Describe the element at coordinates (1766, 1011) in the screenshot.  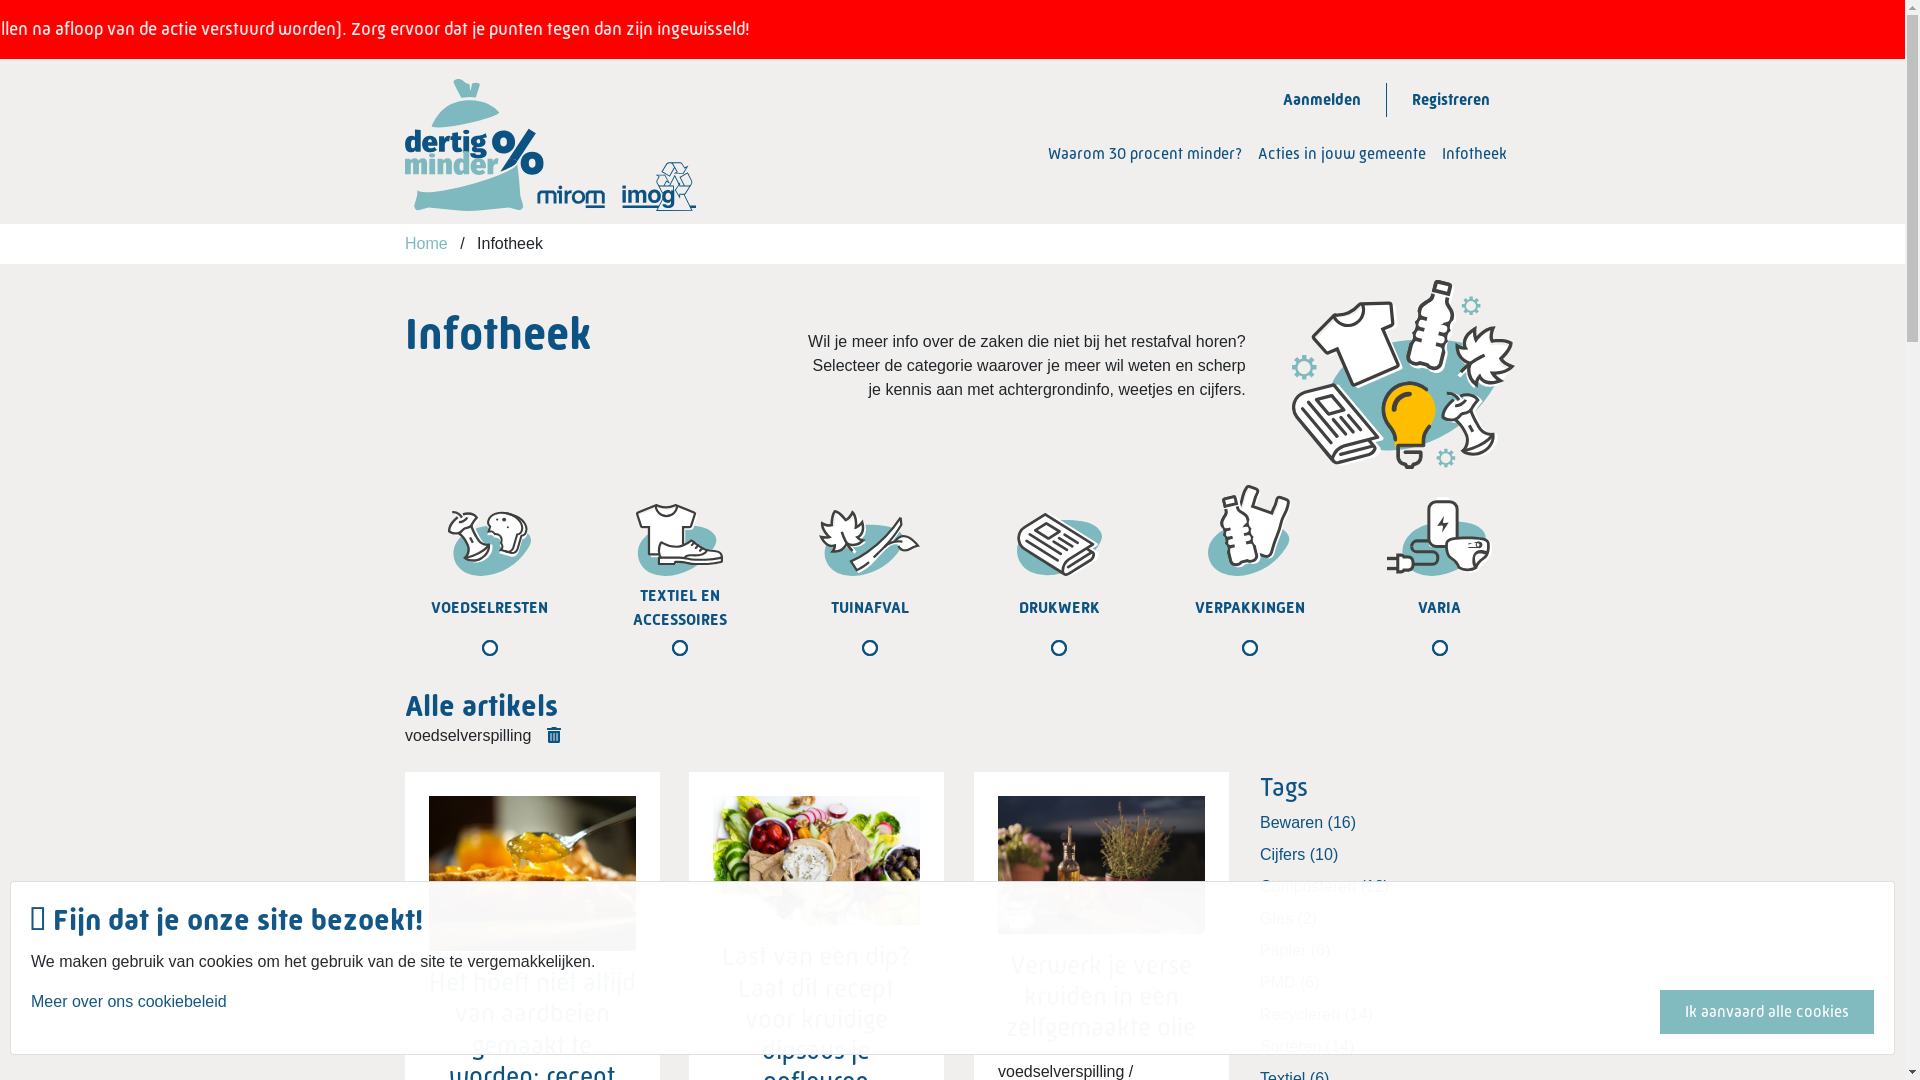
I see `'Ik aanvaard alle cookies'` at that location.